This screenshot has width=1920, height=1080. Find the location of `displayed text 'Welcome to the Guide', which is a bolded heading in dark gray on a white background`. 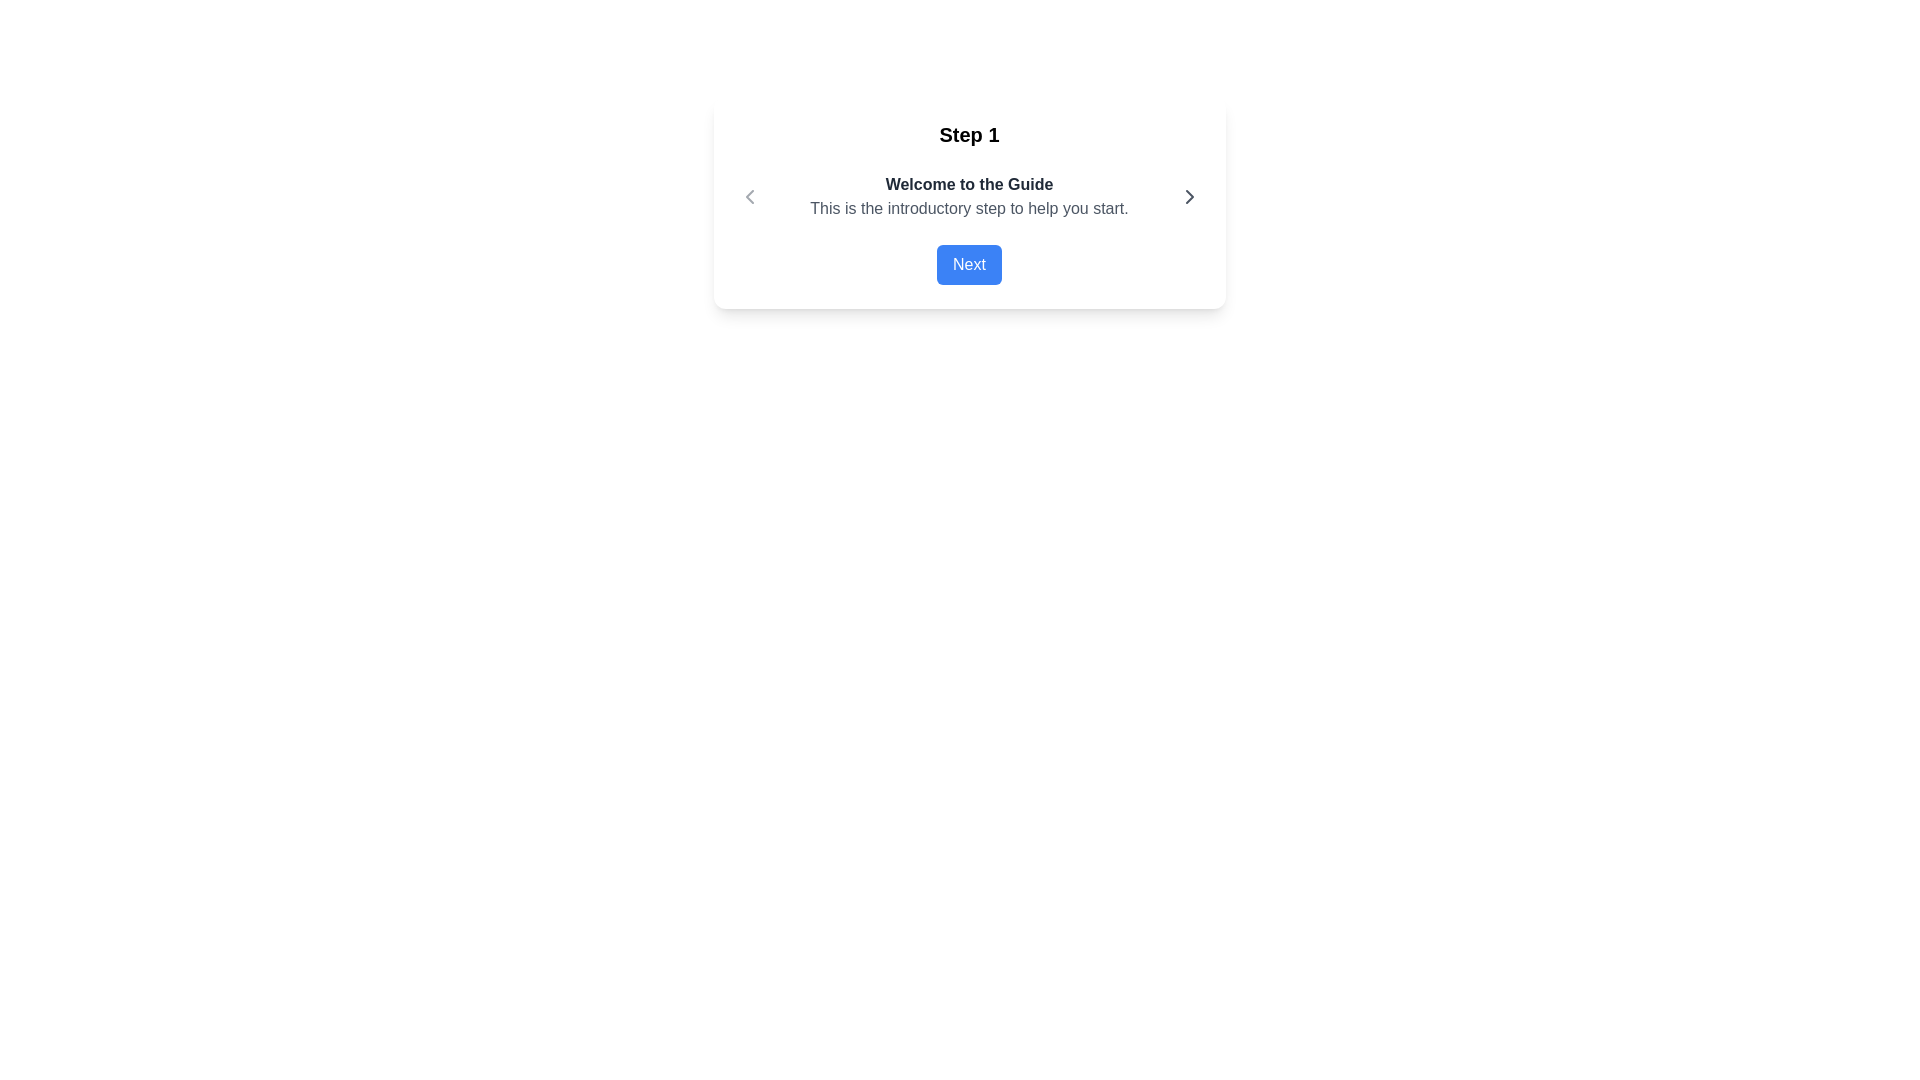

displayed text 'Welcome to the Guide', which is a bolded heading in dark gray on a white background is located at coordinates (969, 185).